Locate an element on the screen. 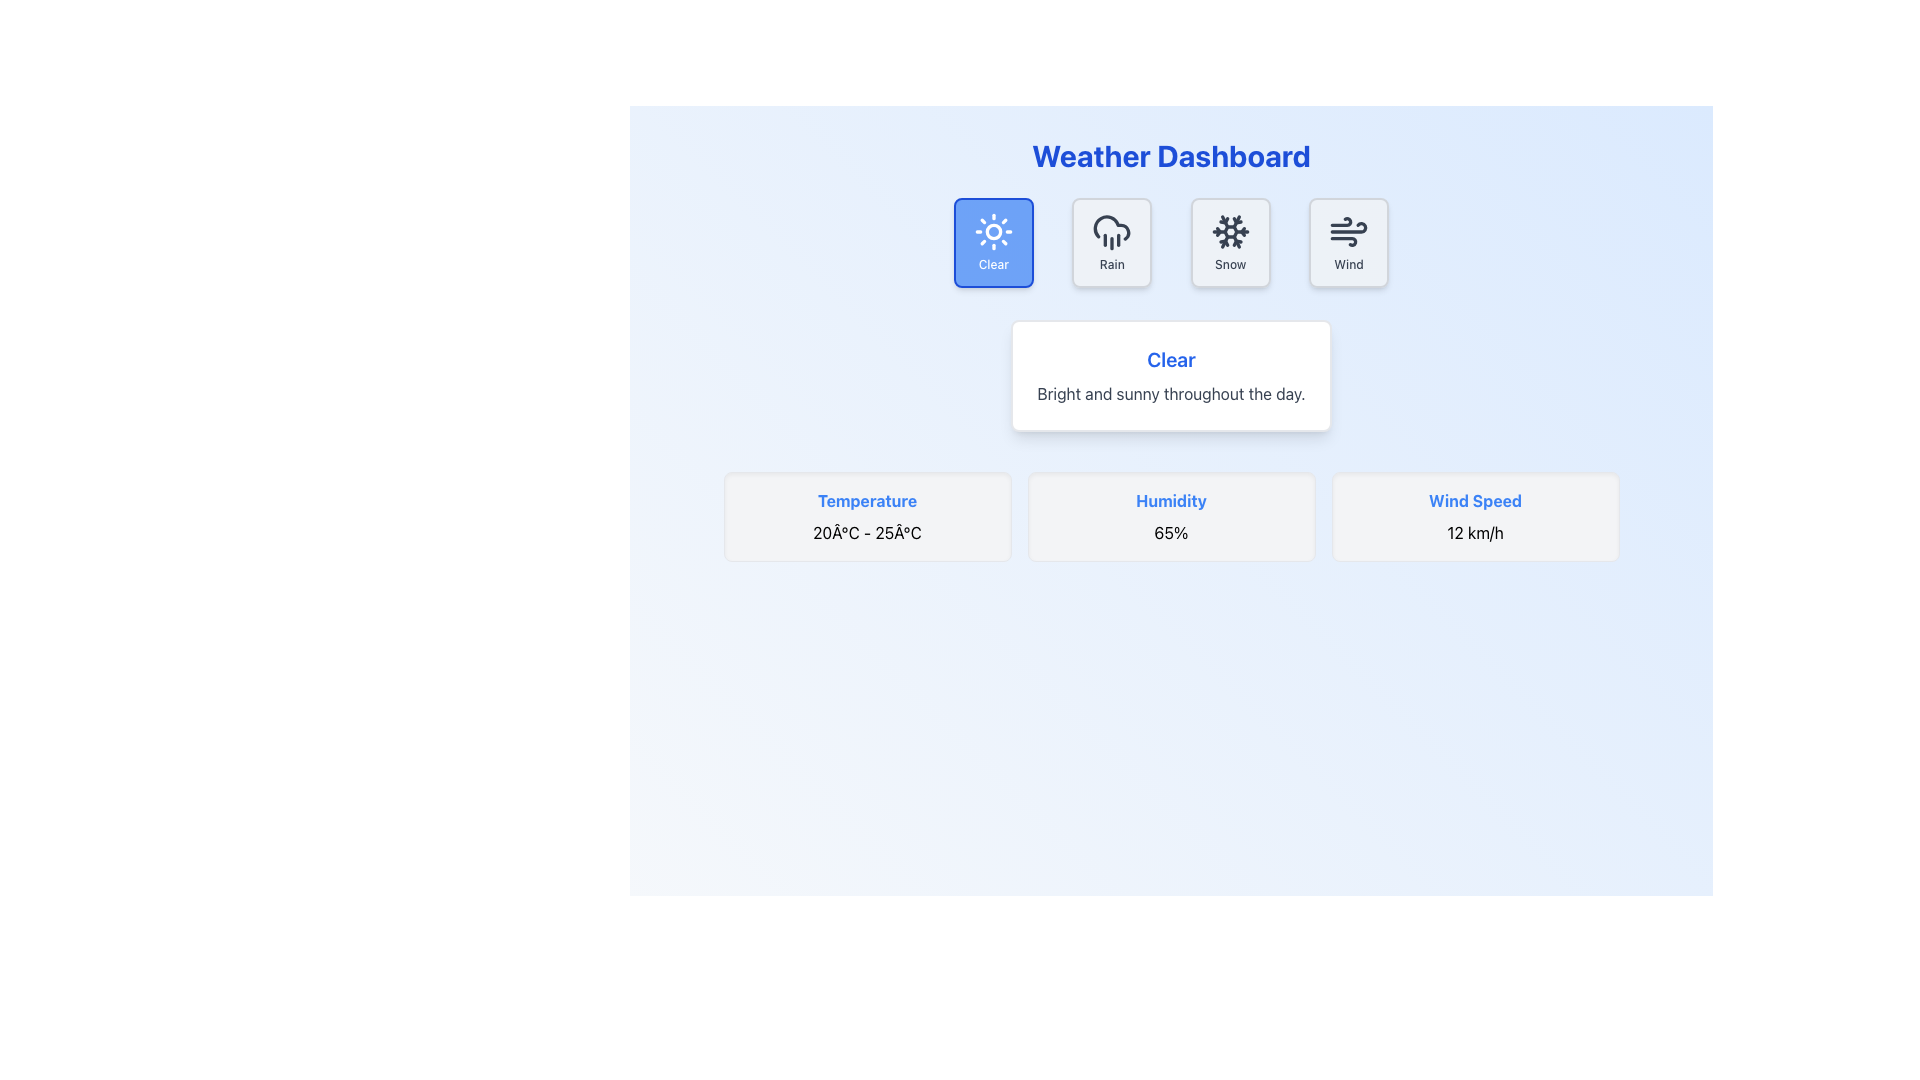 The width and height of the screenshot is (1920, 1080). the Information display panel that shows the current humidity level, located as the second panel in a horizontal group of three panels at the bottom of the dashboard interface is located at coordinates (1171, 515).